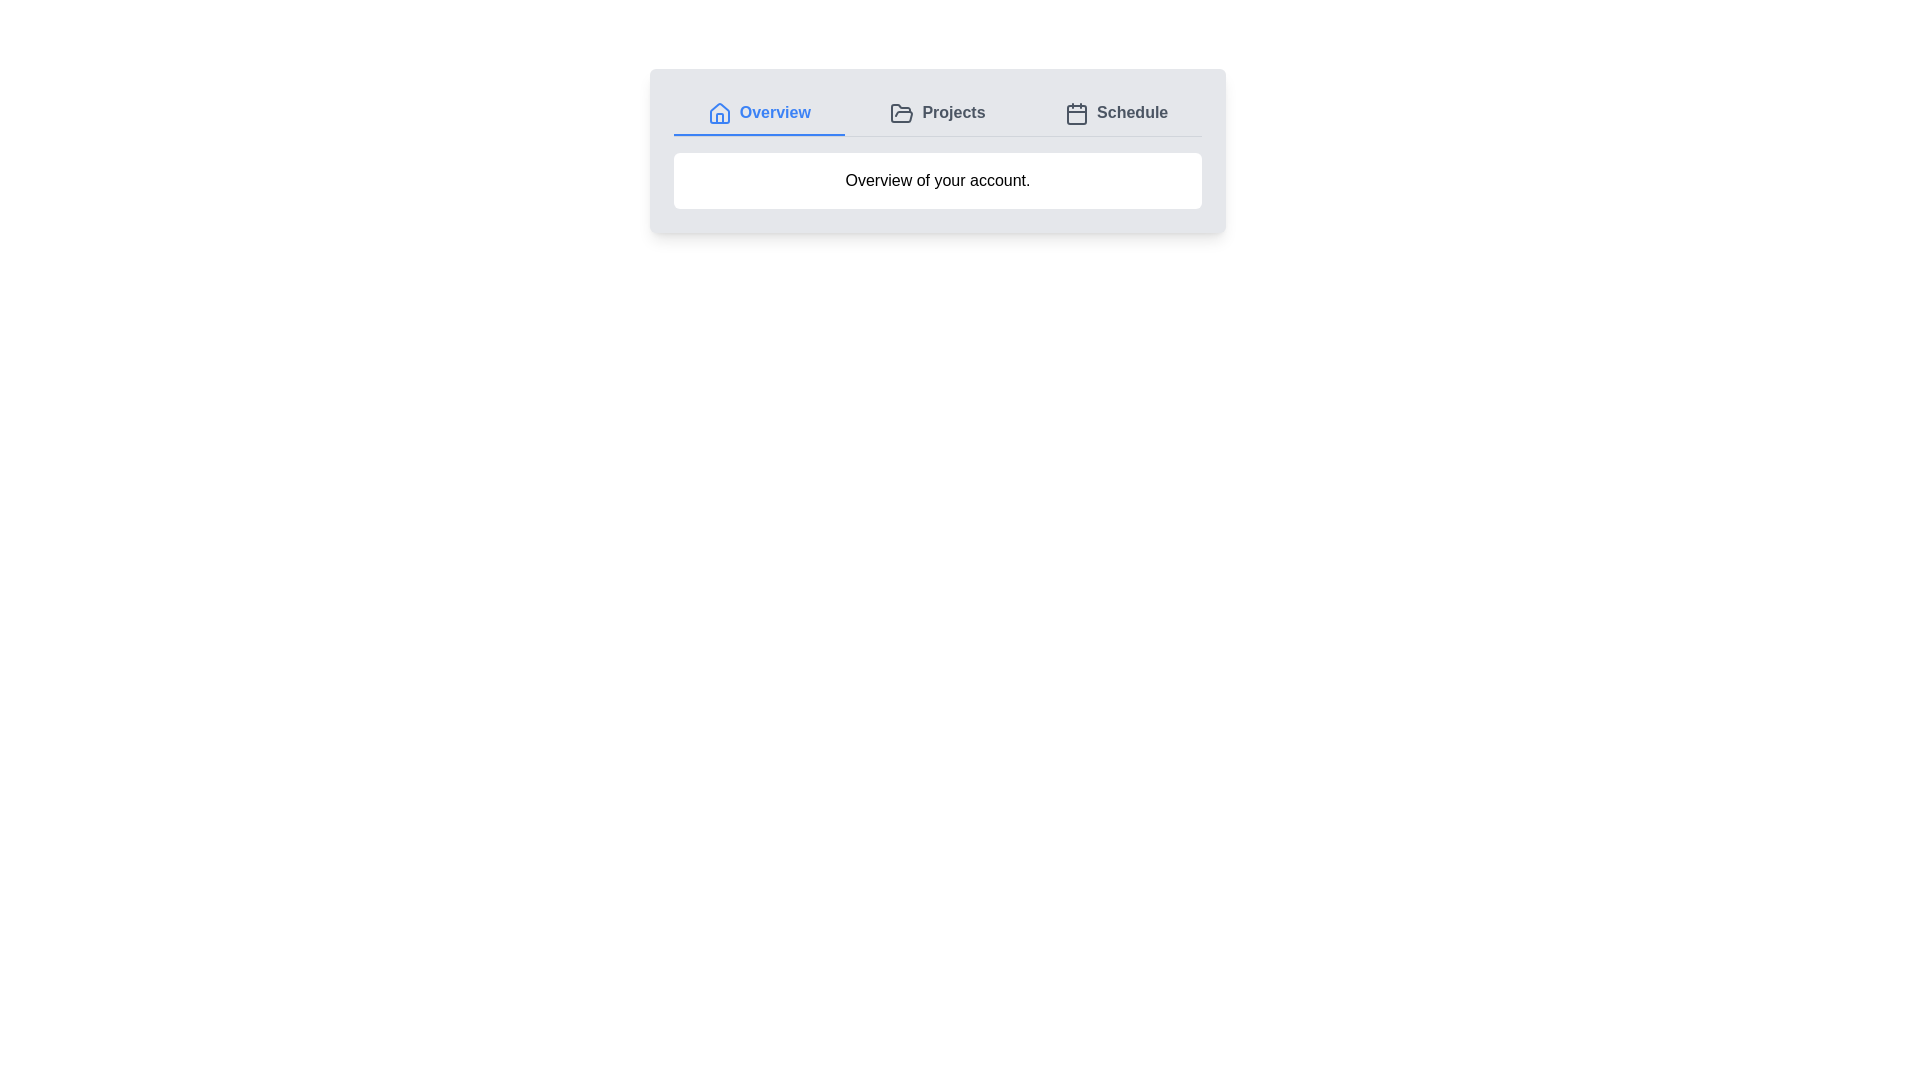 The image size is (1920, 1080). What do you see at coordinates (1115, 114) in the screenshot?
I see `the Schedule tab` at bounding box center [1115, 114].